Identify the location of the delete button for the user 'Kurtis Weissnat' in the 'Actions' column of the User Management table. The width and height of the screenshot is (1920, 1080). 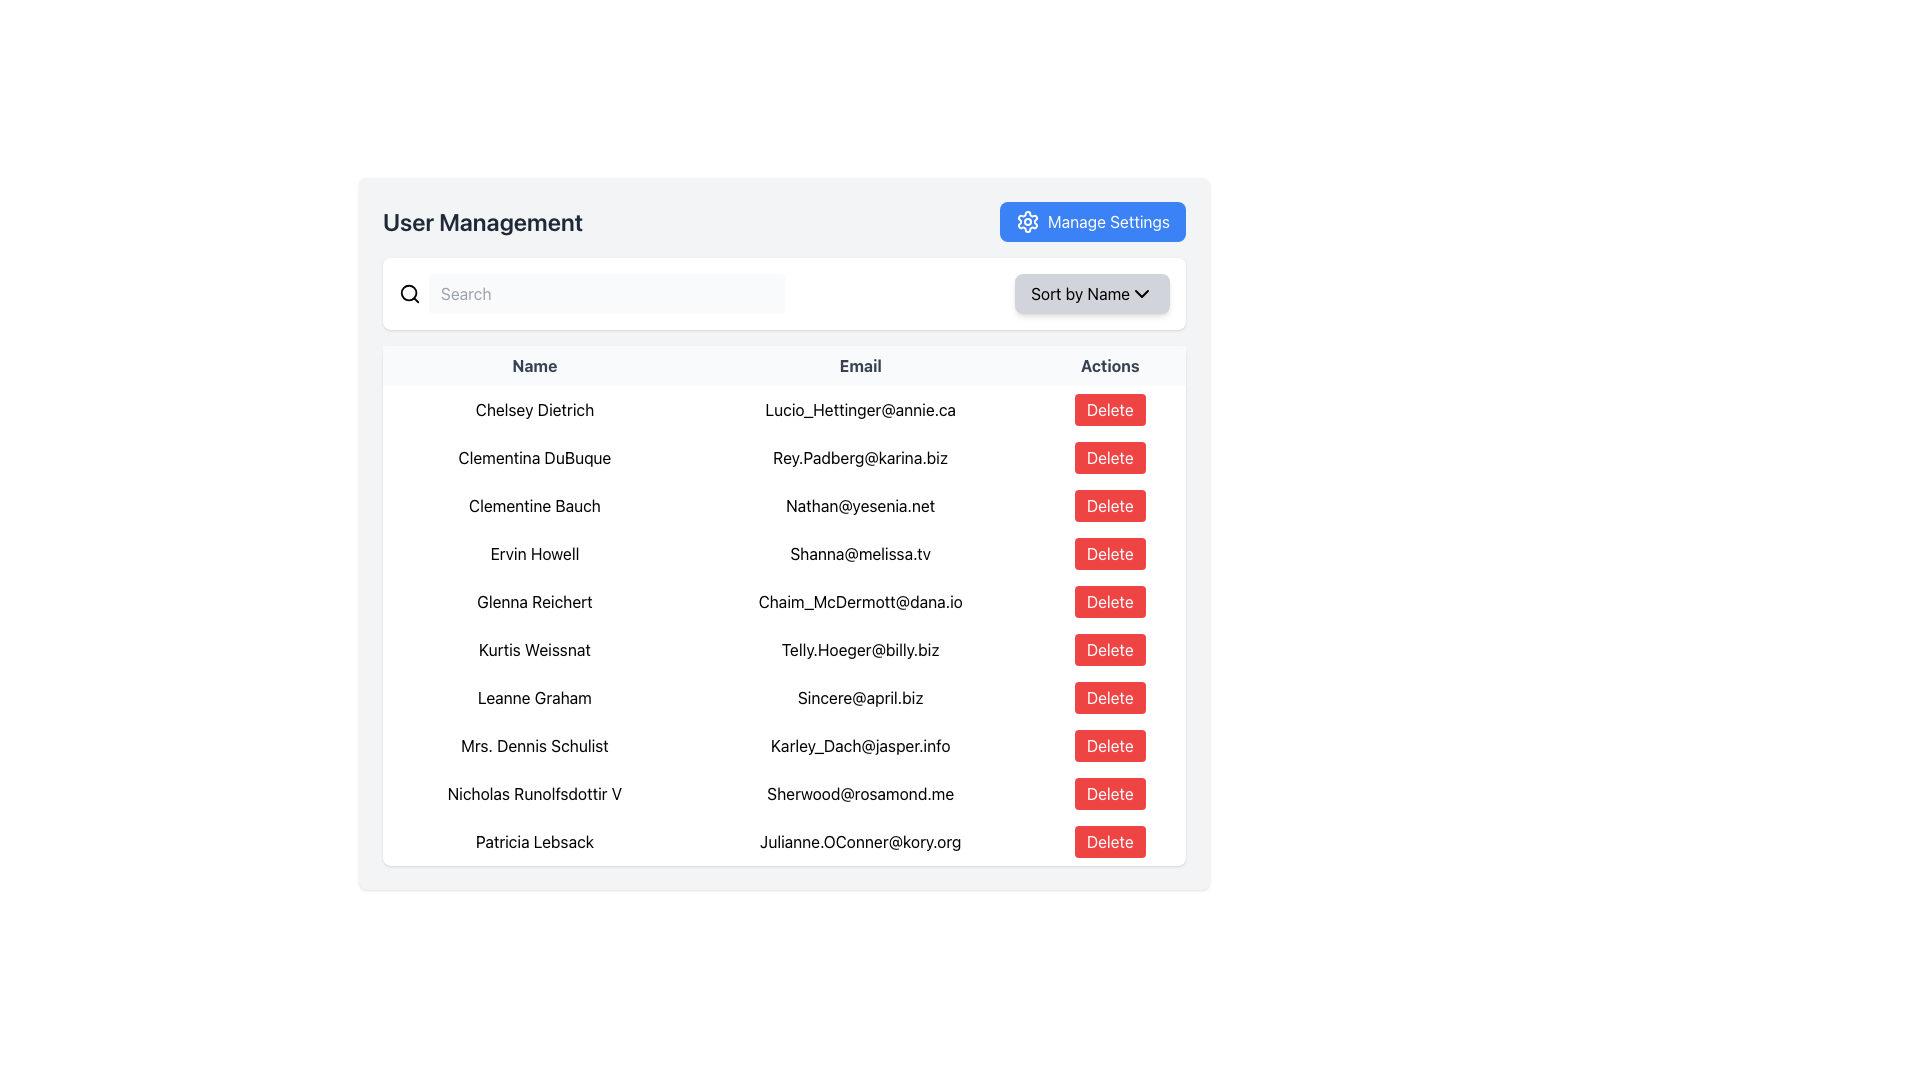
(1109, 650).